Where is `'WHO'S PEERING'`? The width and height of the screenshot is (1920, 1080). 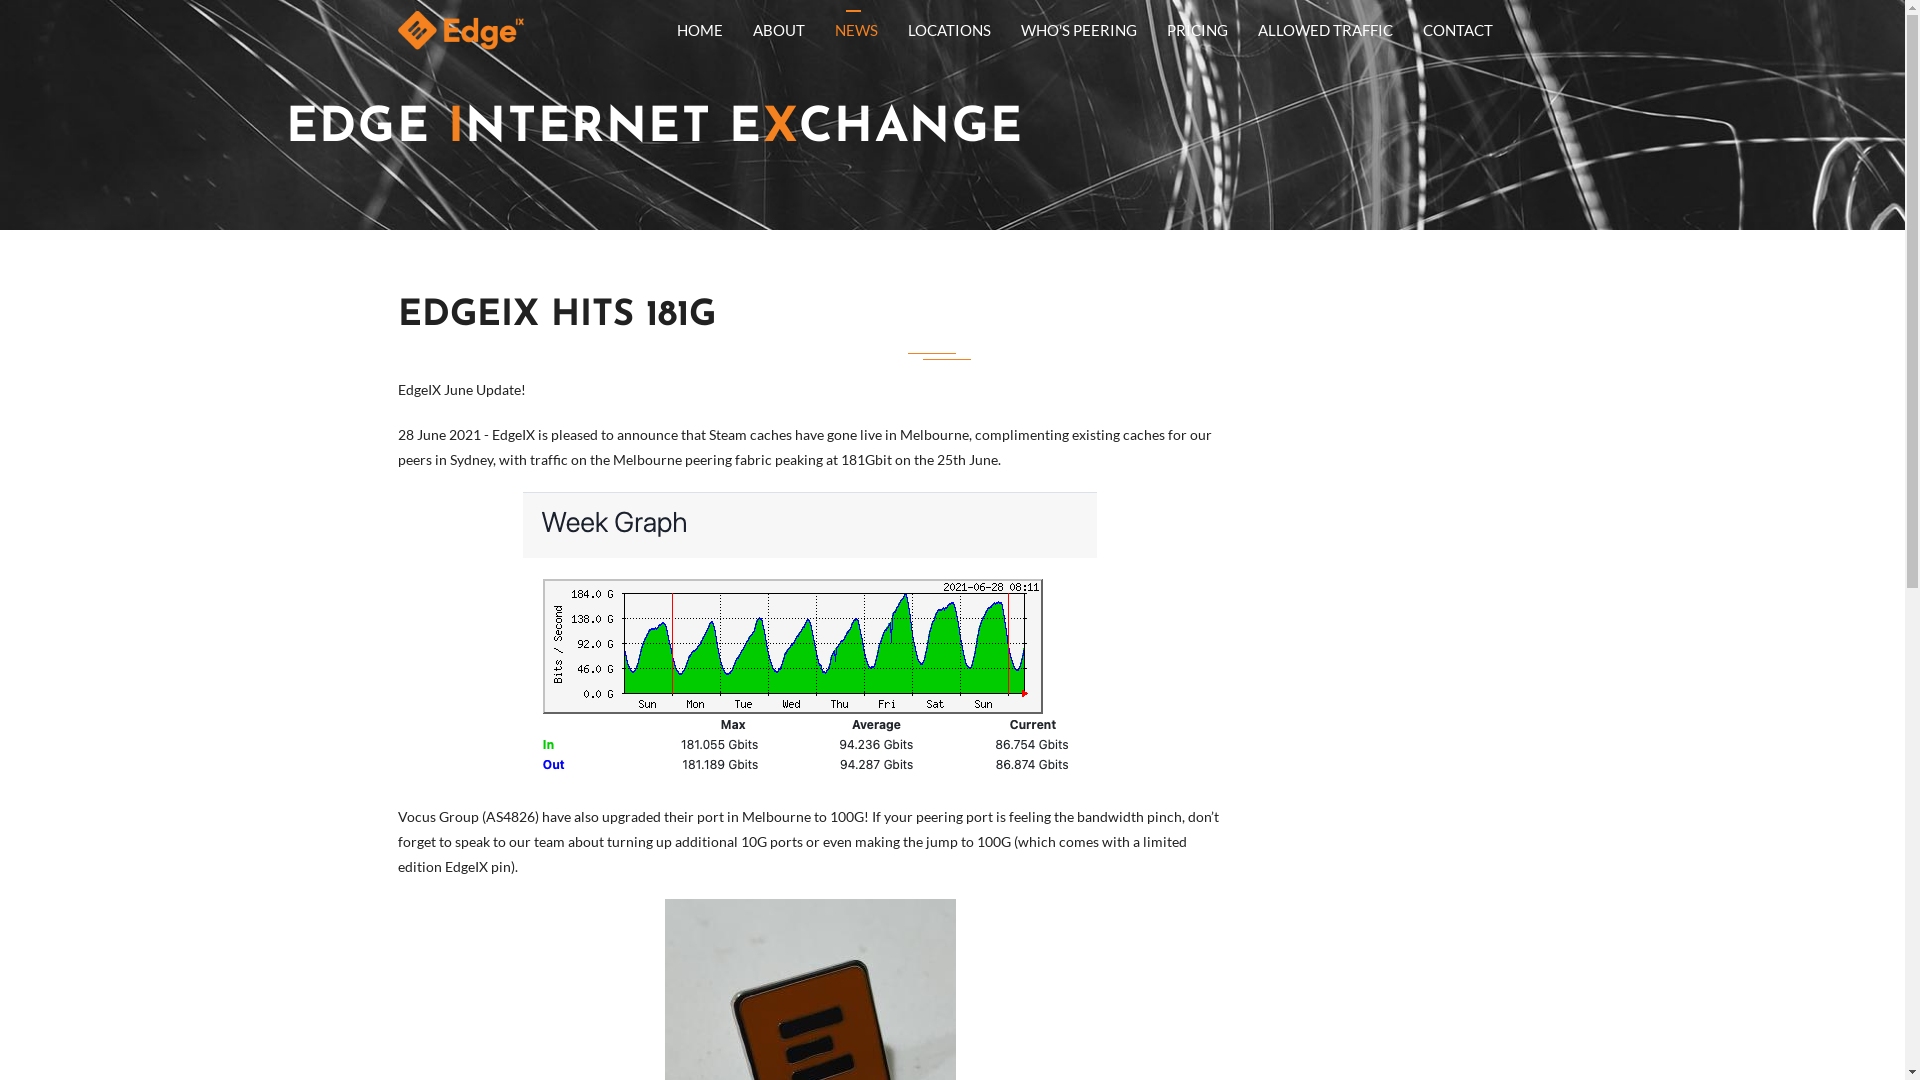 'WHO'S PEERING' is located at coordinates (1078, 30).